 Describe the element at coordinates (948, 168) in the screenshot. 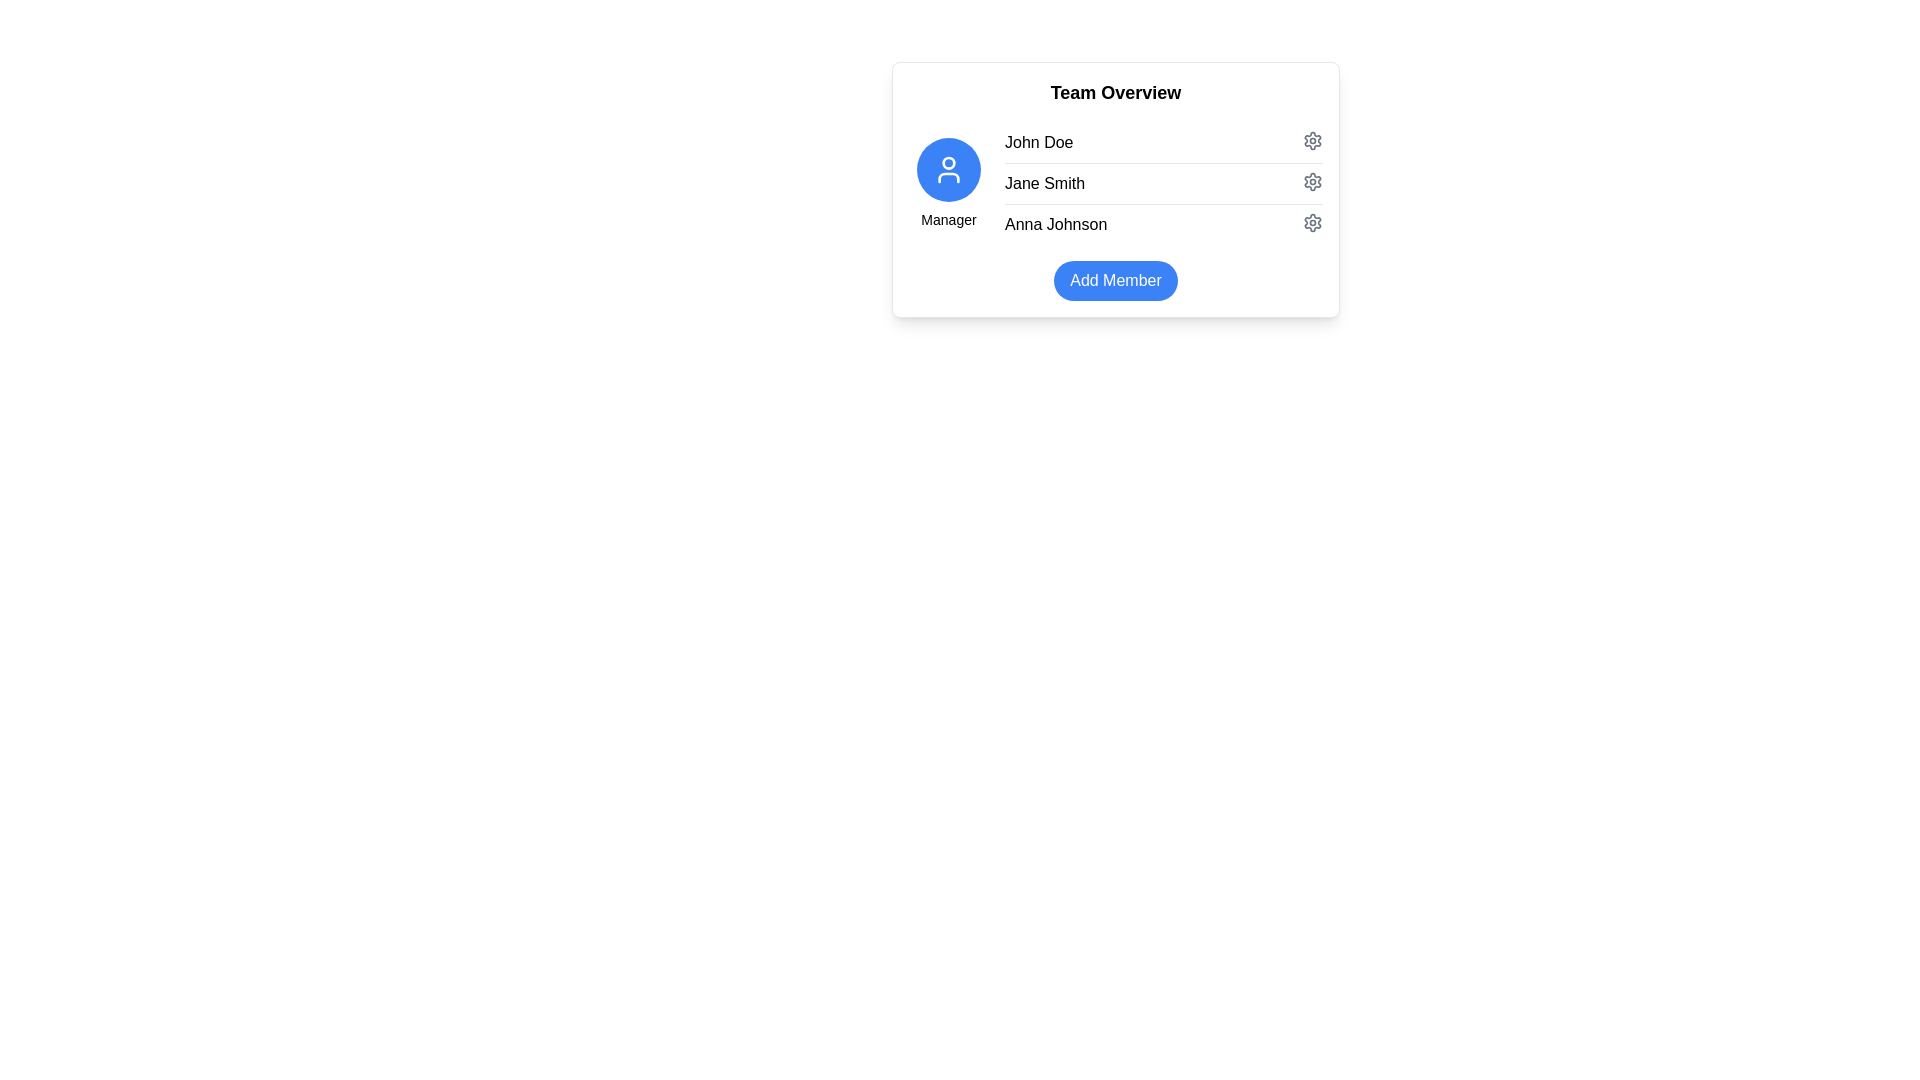

I see `the 'Manager' icon located in the sidebar area, which is the first item above the text that reads 'Manager'` at that location.